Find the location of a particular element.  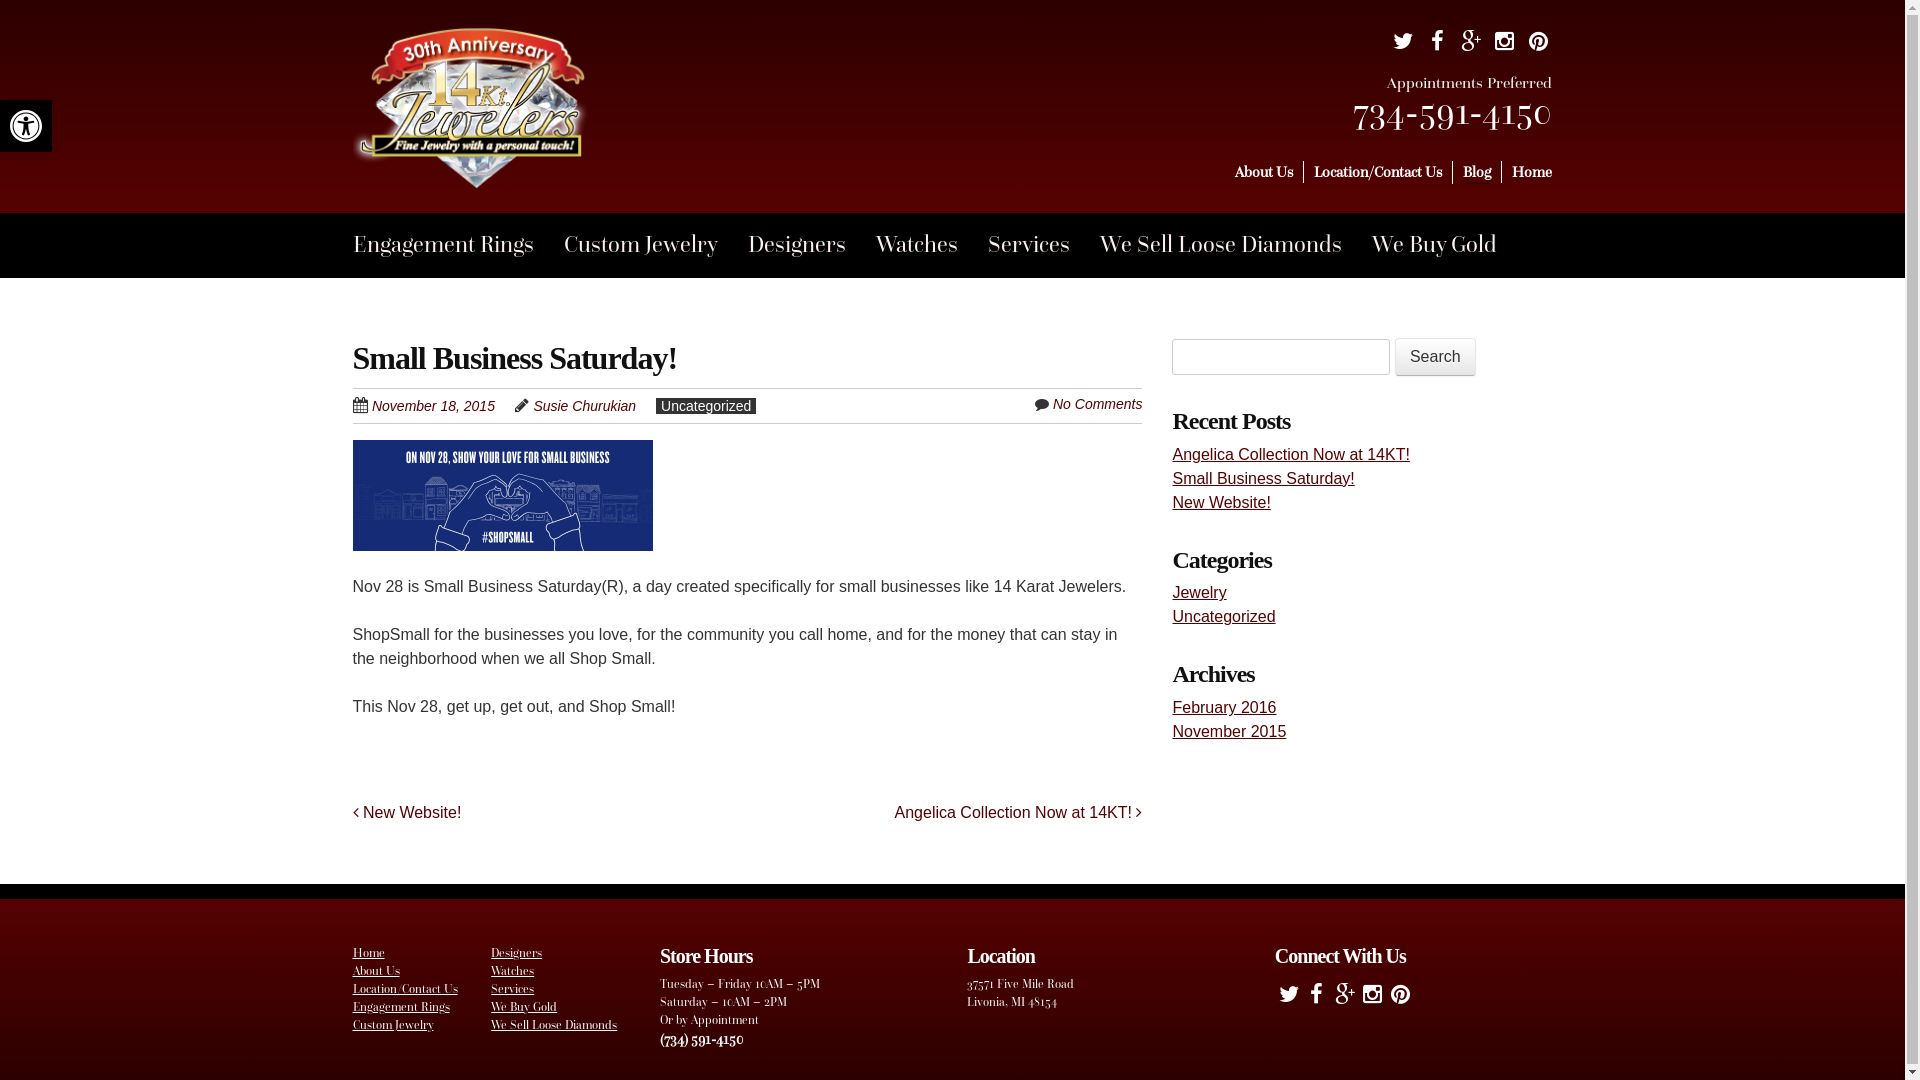

'Jewelry' is located at coordinates (1171, 591).